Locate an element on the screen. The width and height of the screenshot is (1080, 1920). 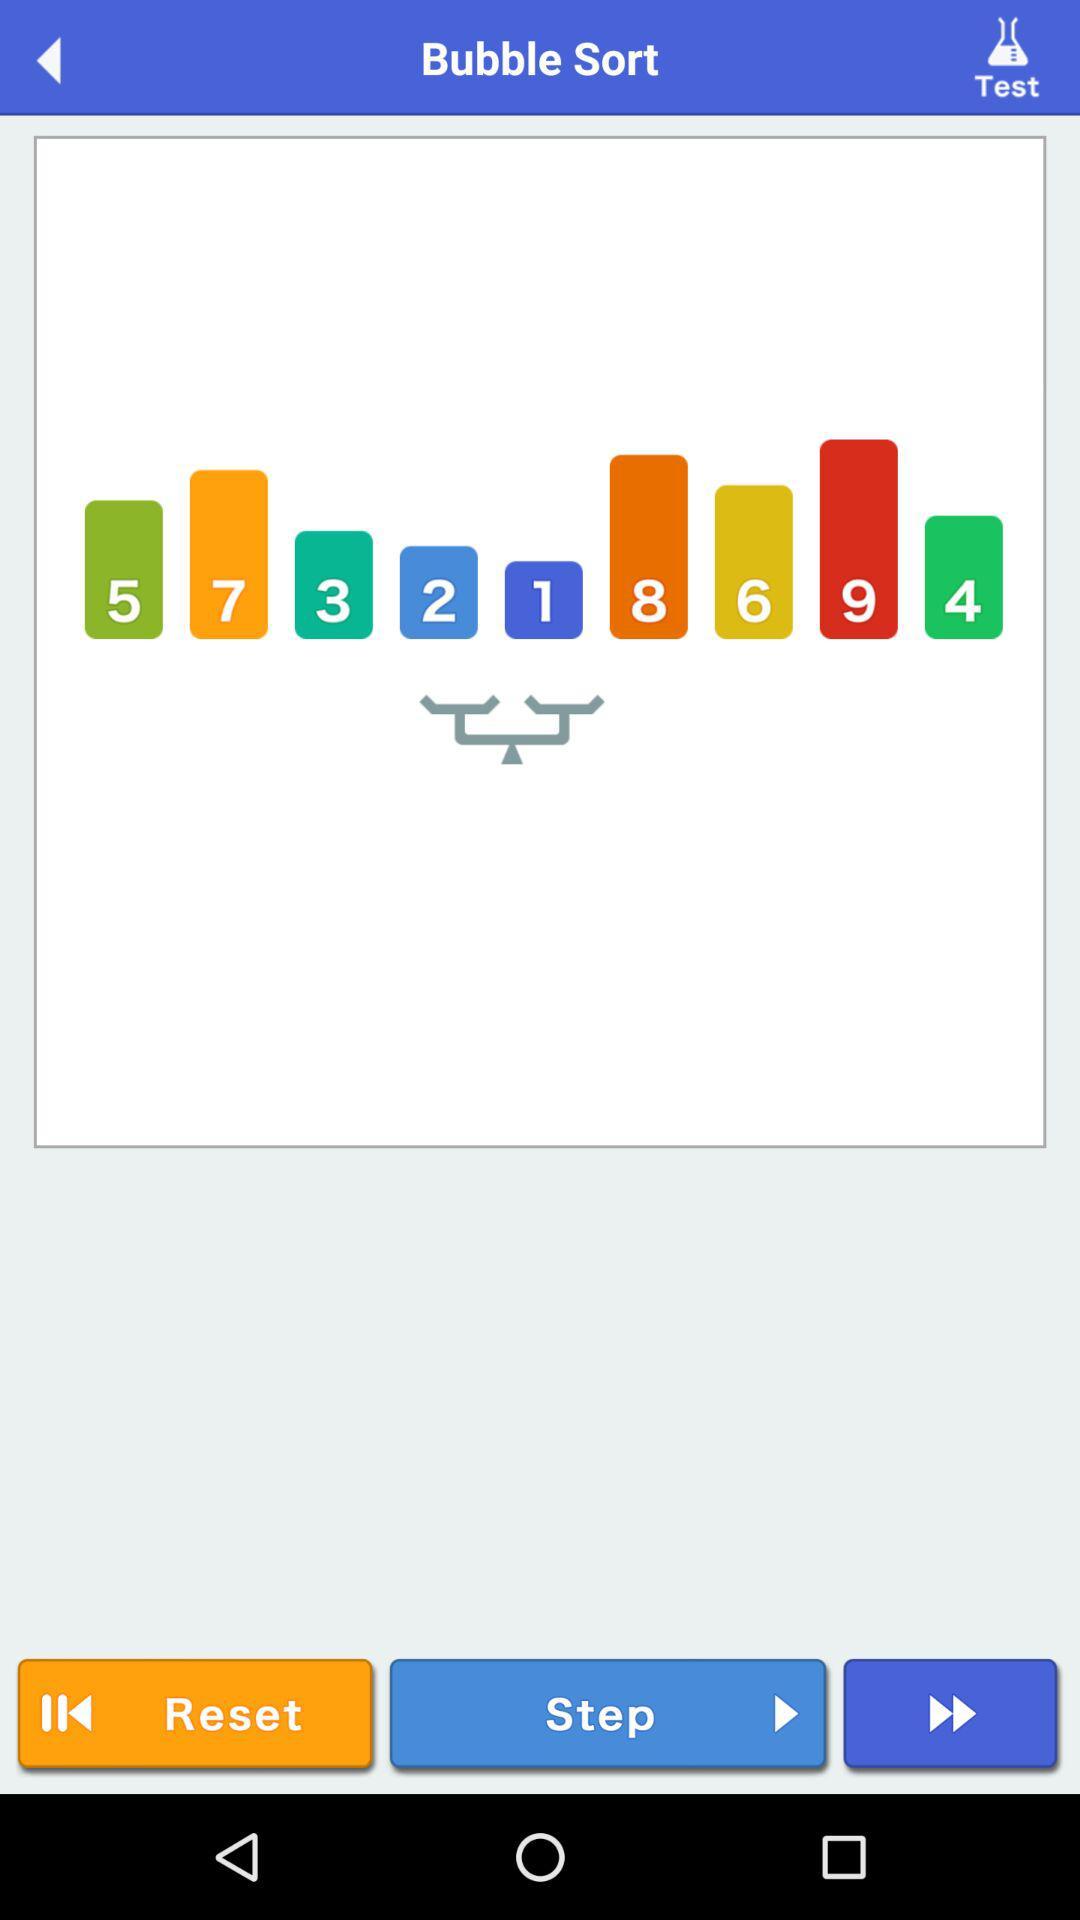
next item is located at coordinates (951, 1716).